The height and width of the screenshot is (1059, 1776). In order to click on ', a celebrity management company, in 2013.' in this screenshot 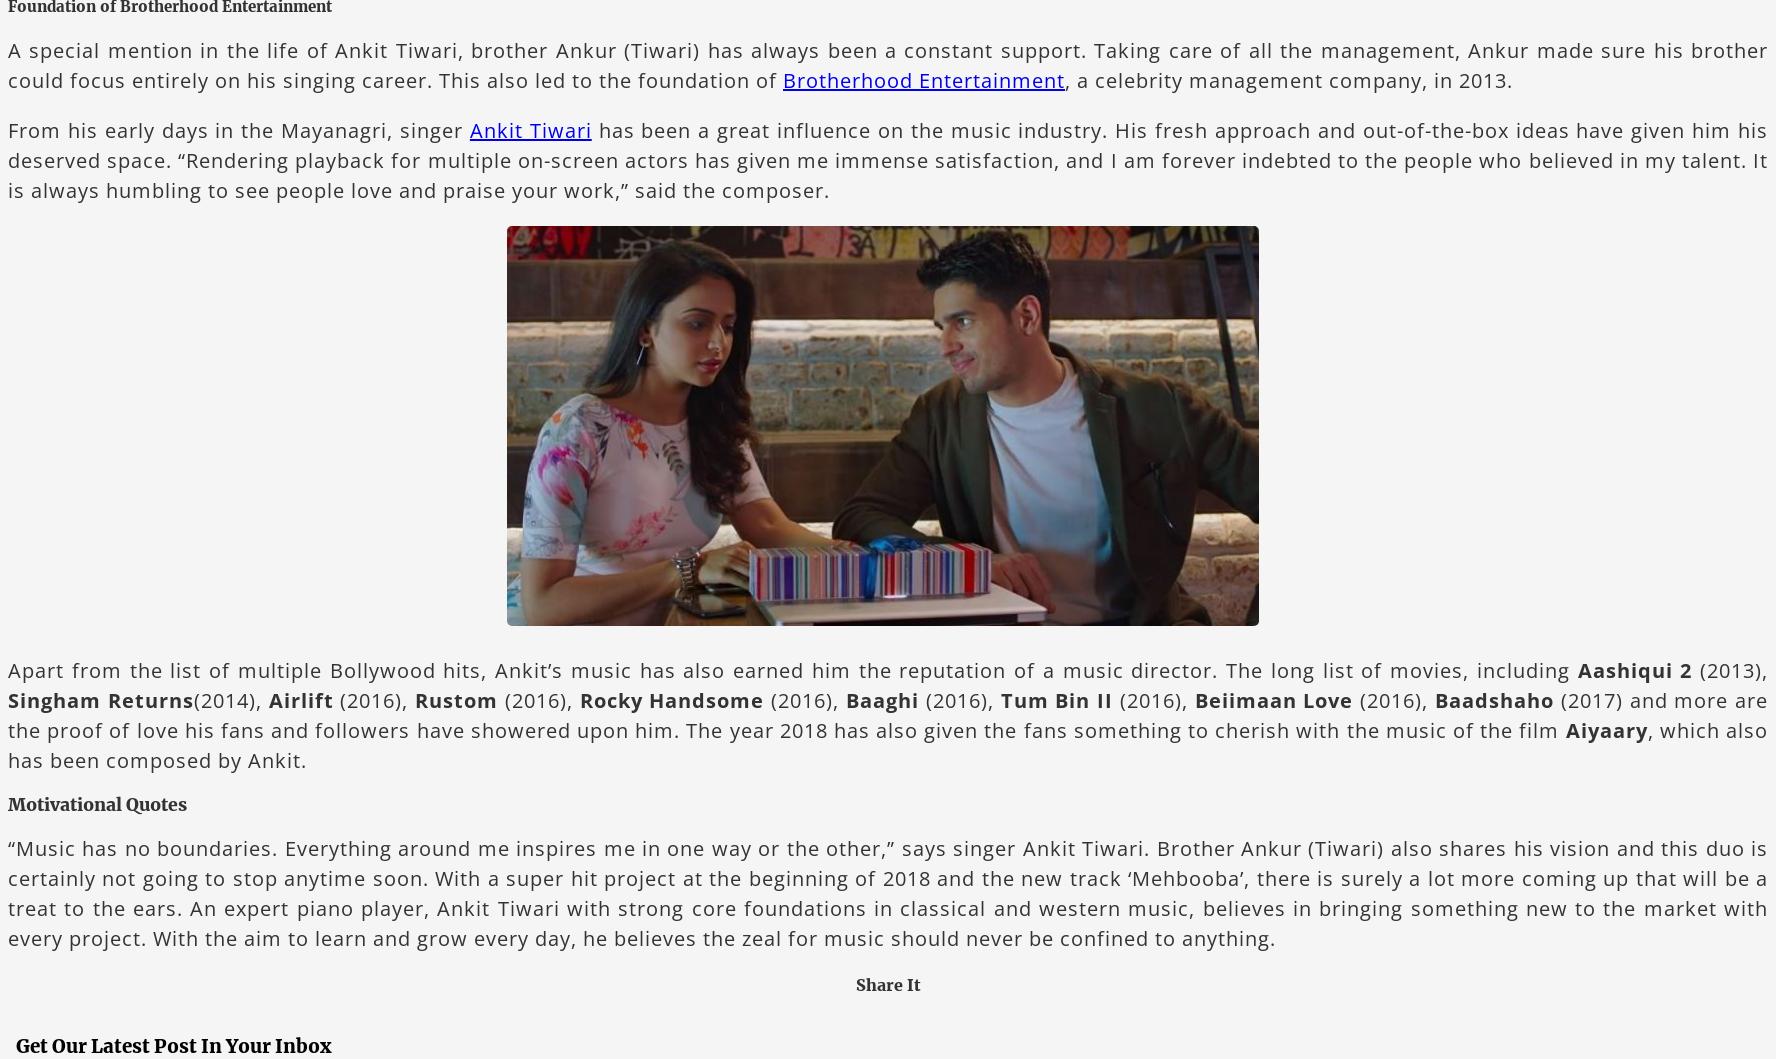, I will do `click(1289, 79)`.